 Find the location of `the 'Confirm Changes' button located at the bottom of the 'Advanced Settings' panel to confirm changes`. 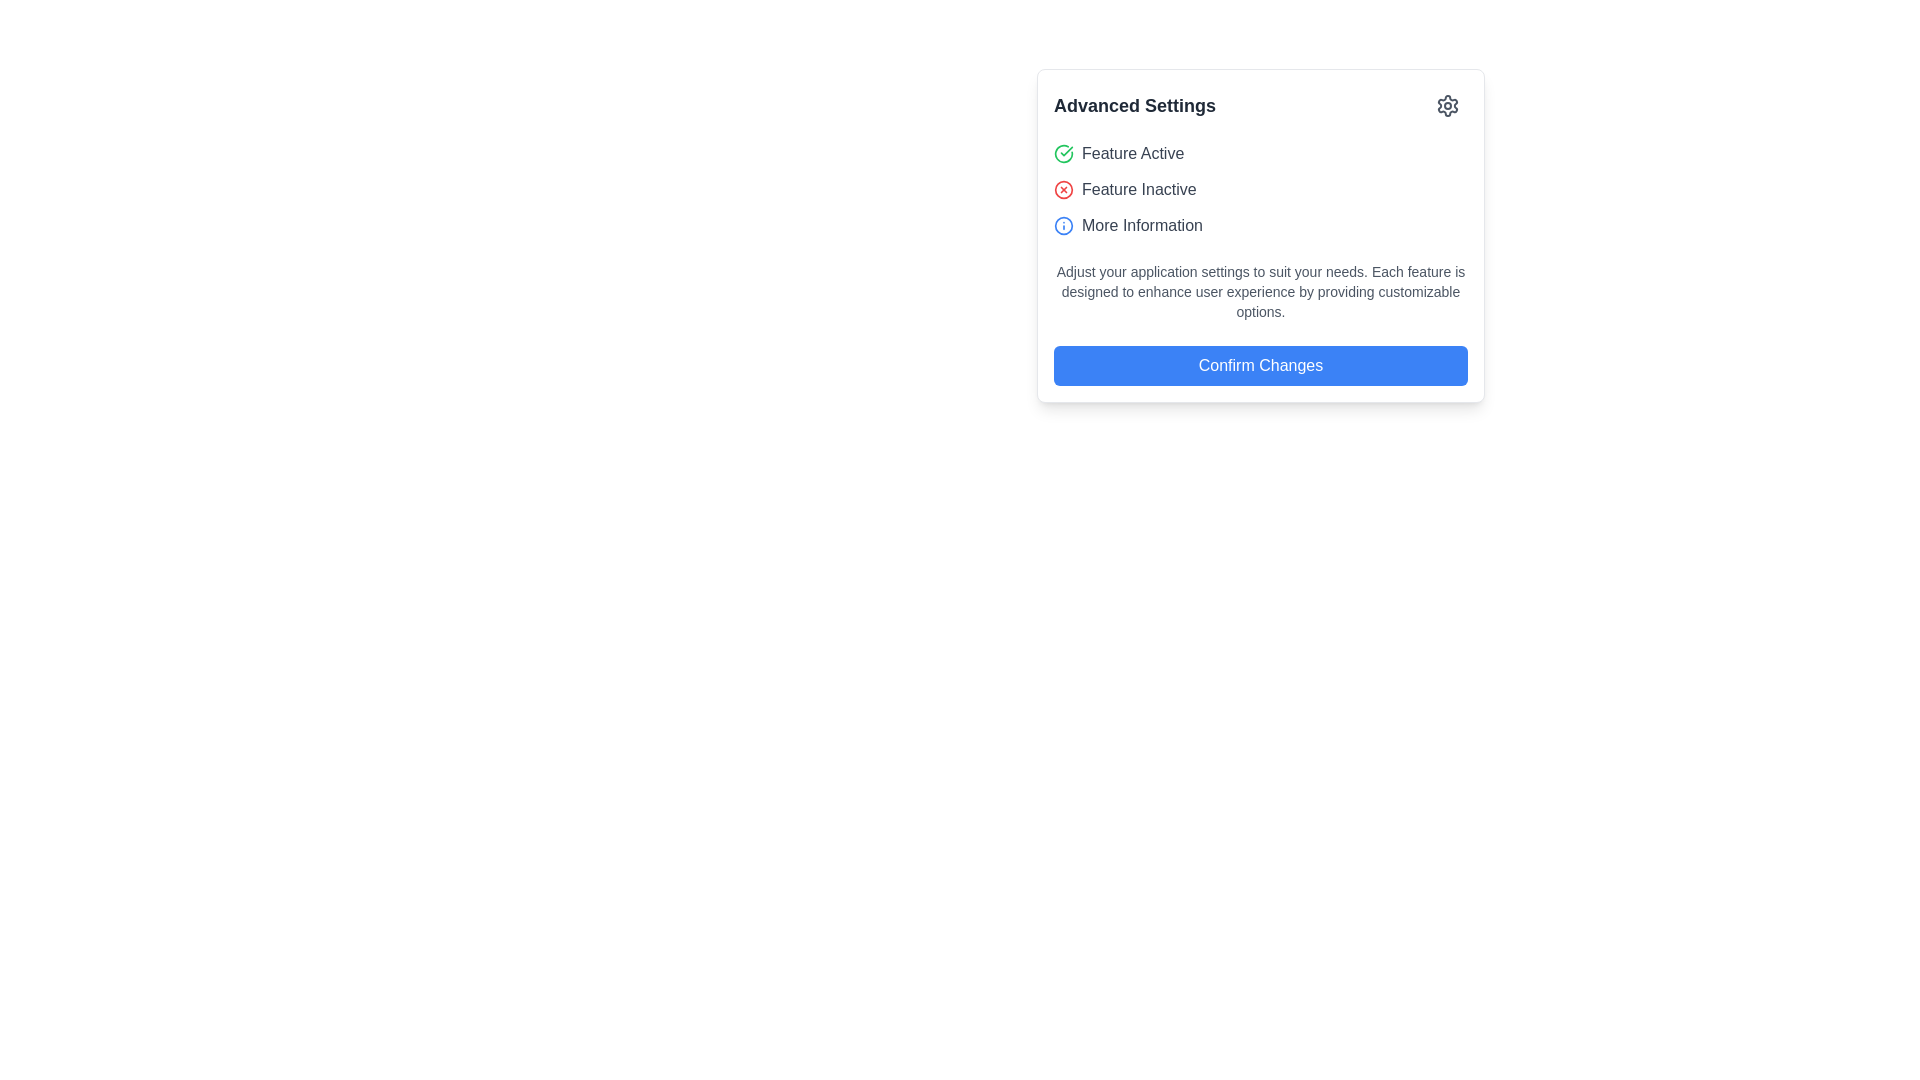

the 'Confirm Changes' button located at the bottom of the 'Advanced Settings' panel to confirm changes is located at coordinates (1260, 366).